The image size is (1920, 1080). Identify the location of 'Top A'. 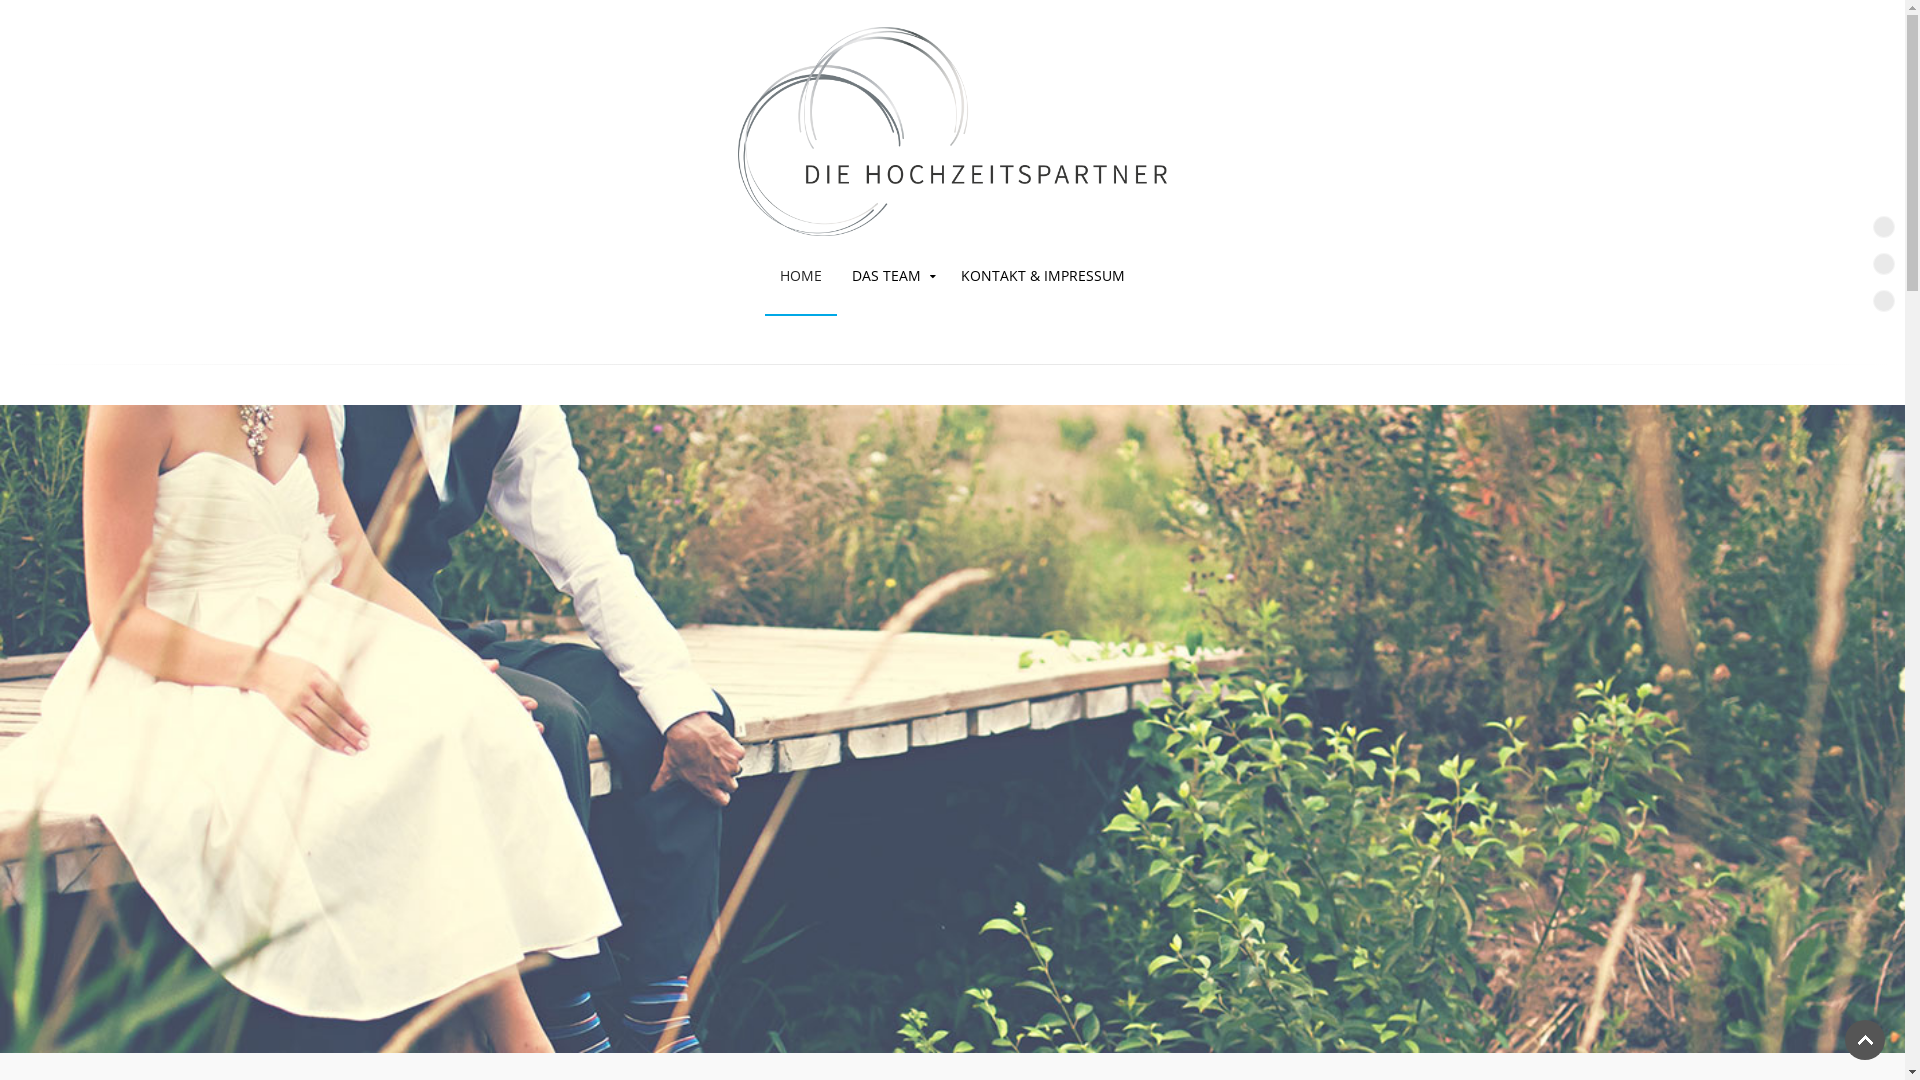
(1882, 226).